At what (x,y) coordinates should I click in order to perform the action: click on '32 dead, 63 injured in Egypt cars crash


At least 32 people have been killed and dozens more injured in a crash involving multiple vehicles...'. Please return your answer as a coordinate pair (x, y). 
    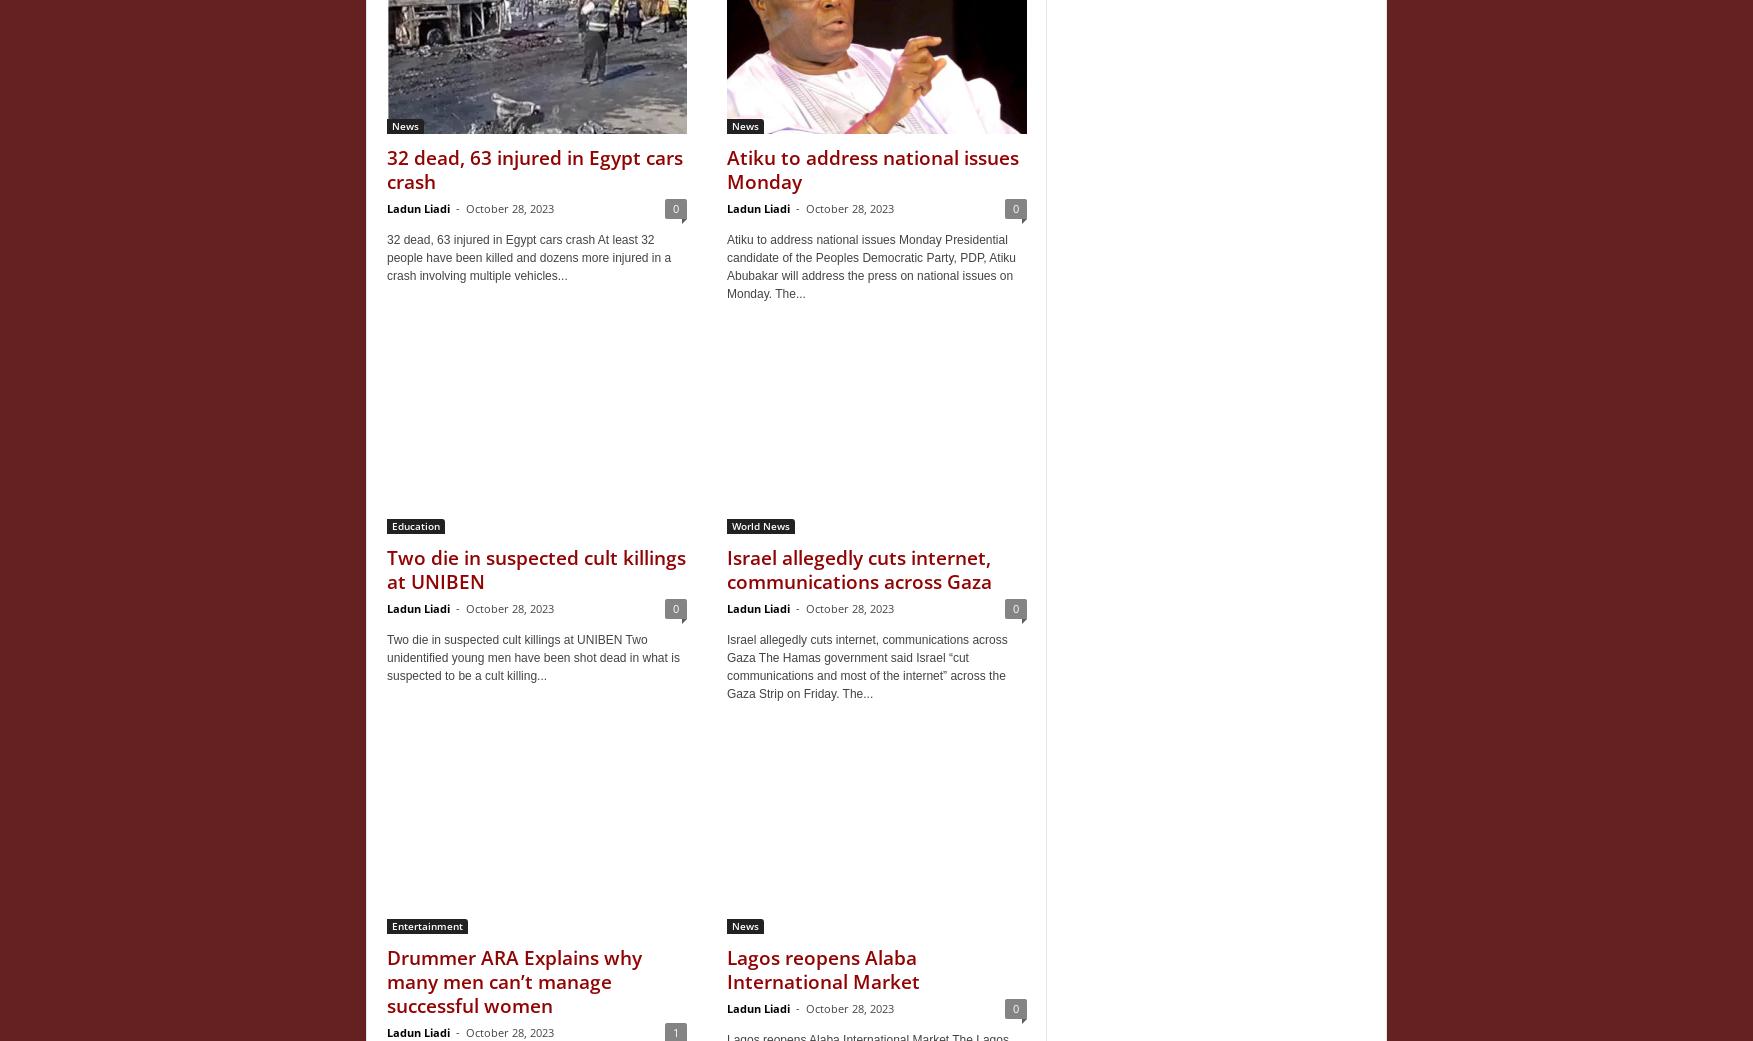
    Looking at the image, I should click on (387, 256).